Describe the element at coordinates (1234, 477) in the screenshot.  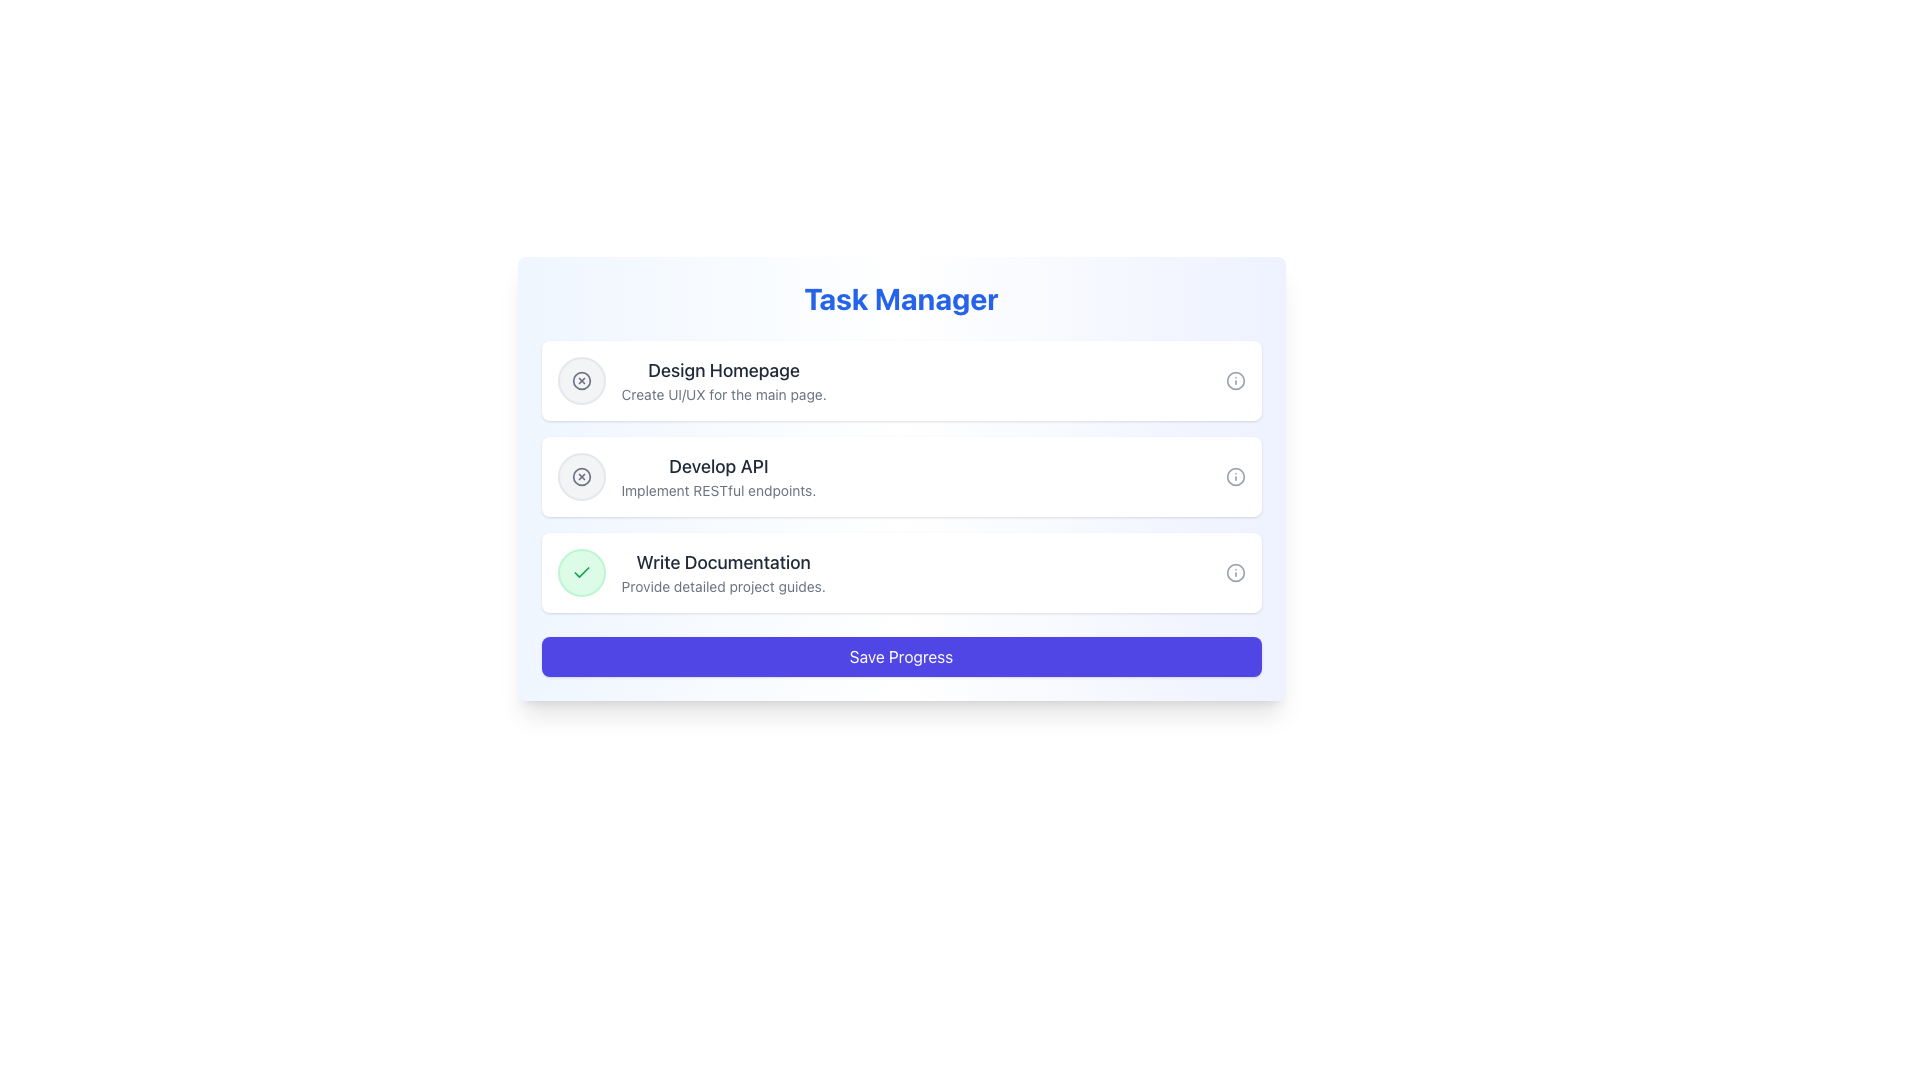
I see `the circular visual decoration with a gray stroke and transparent fill located at the center of the information icon adjacent to the 'Develop API' task description` at that location.